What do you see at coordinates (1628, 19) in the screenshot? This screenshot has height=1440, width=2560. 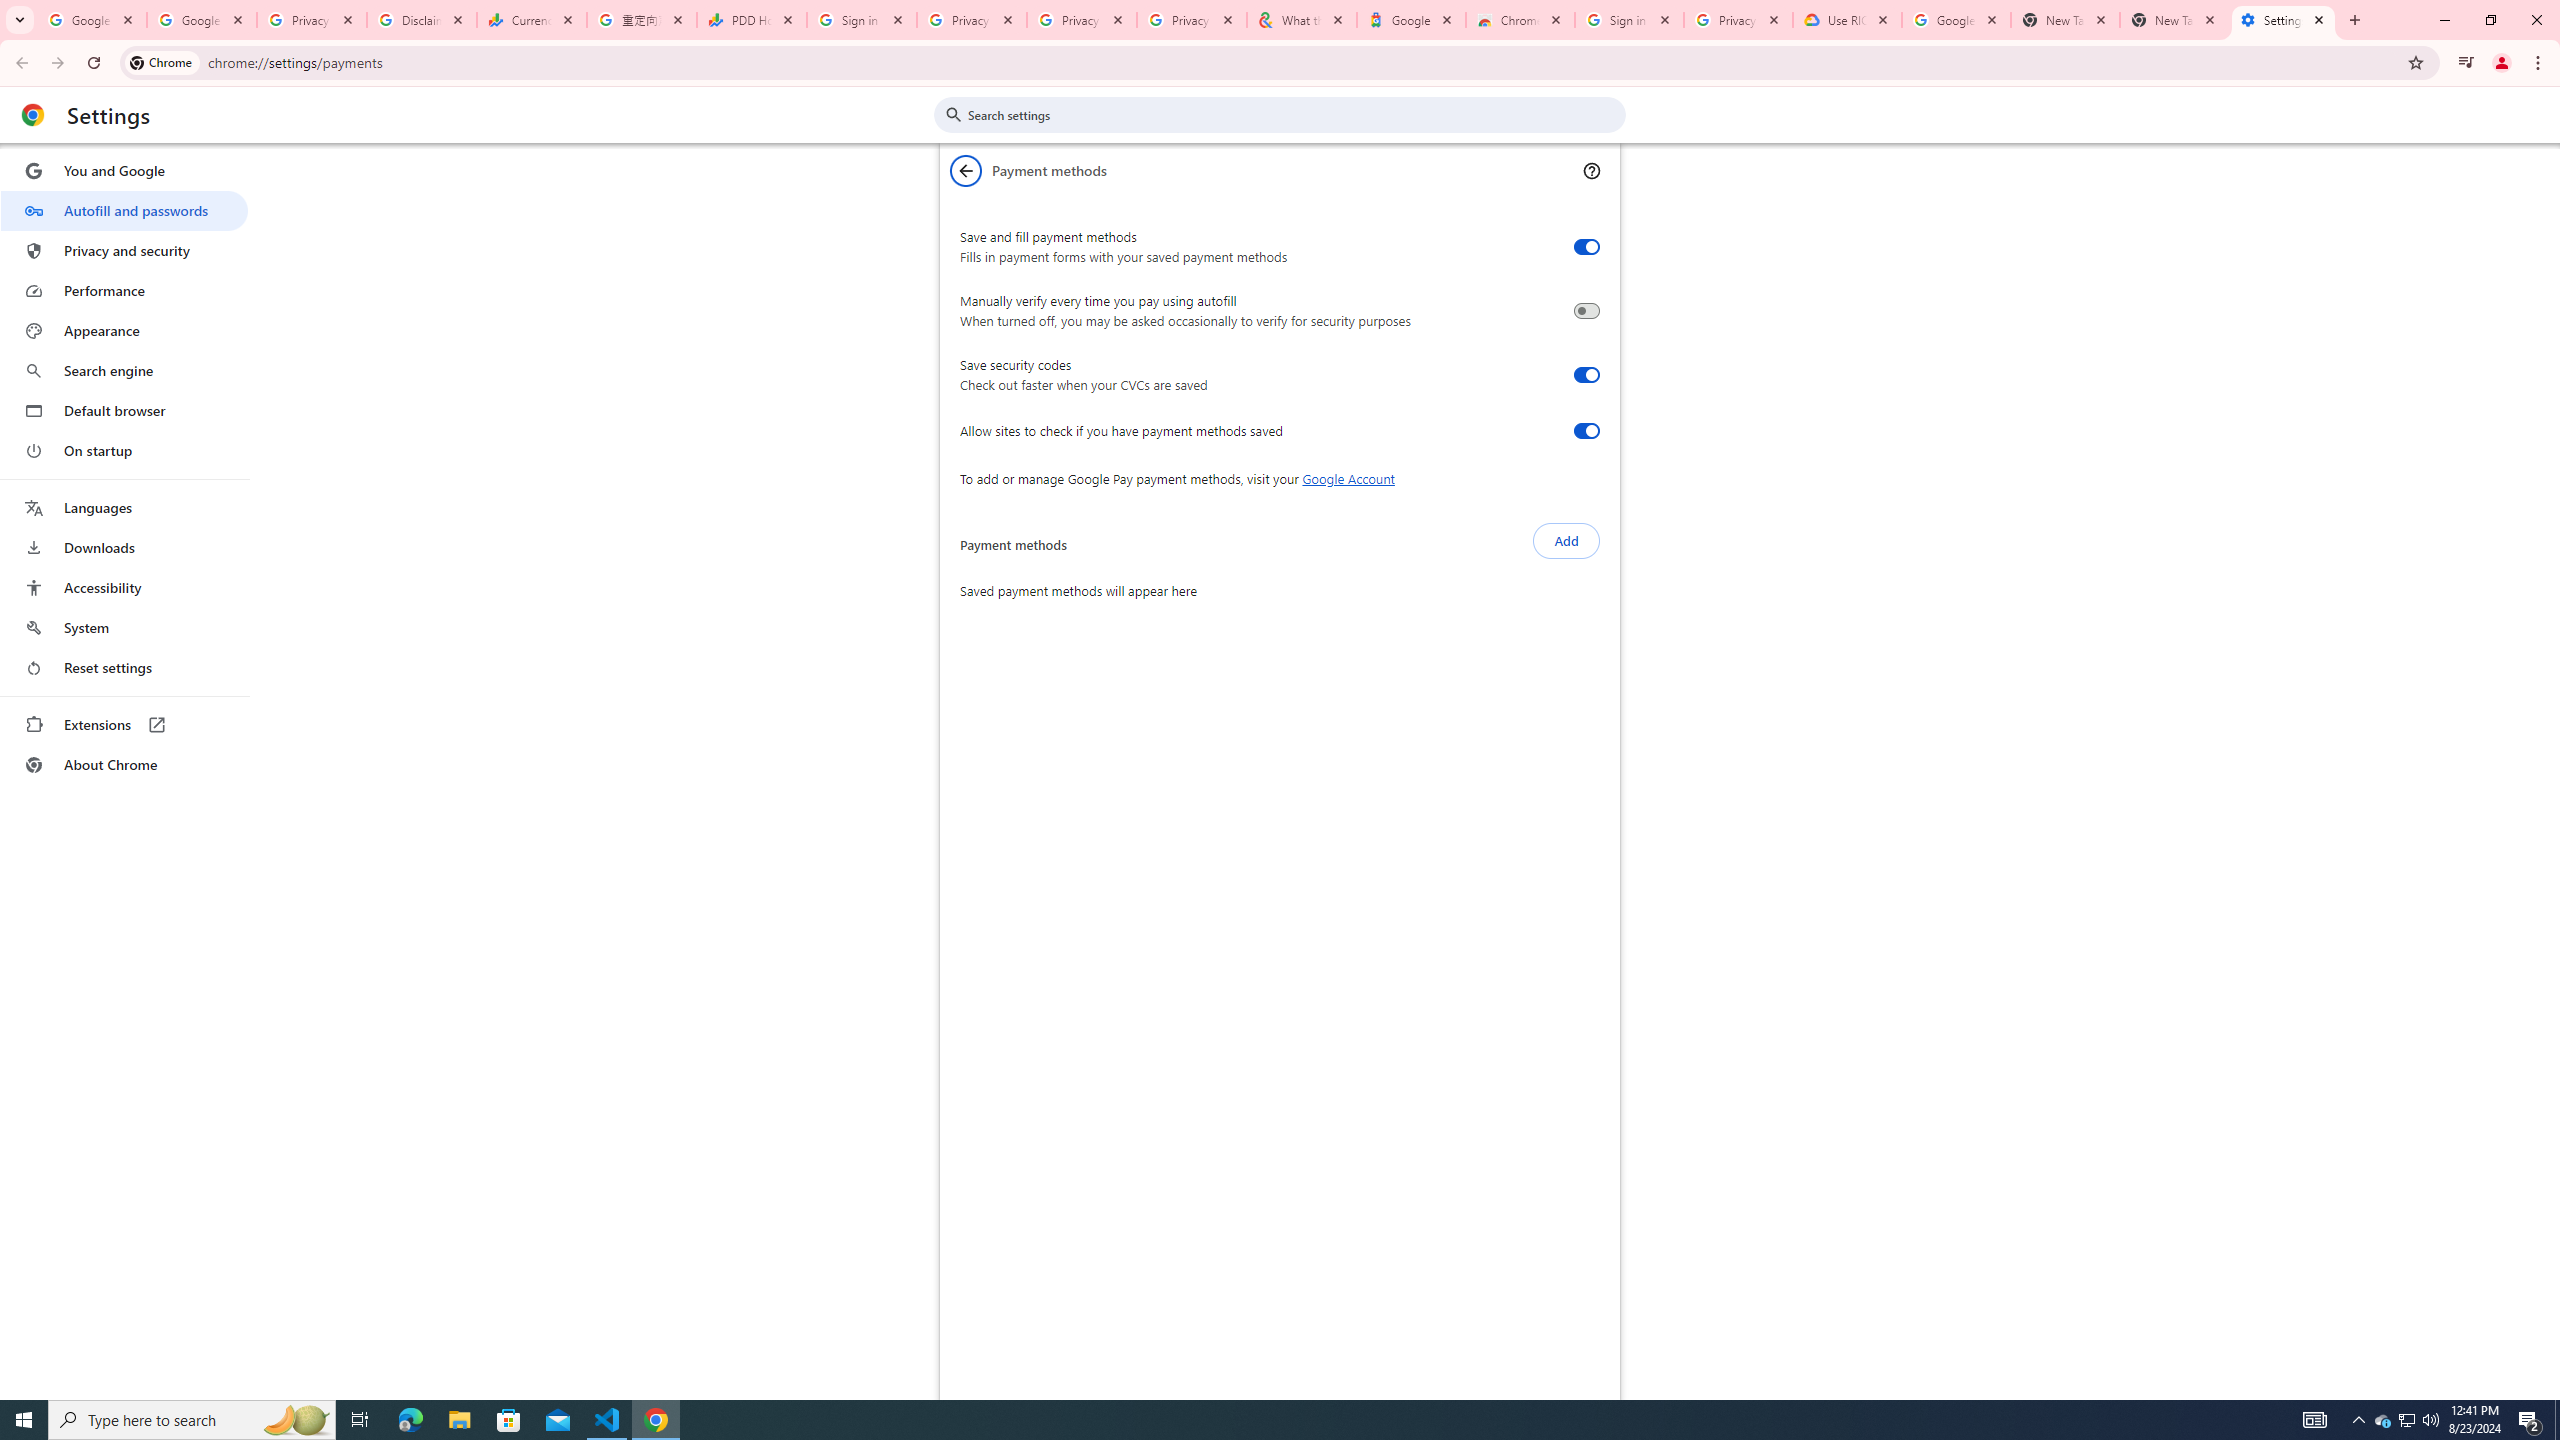 I see `'Sign in - Google Accounts'` at bounding box center [1628, 19].